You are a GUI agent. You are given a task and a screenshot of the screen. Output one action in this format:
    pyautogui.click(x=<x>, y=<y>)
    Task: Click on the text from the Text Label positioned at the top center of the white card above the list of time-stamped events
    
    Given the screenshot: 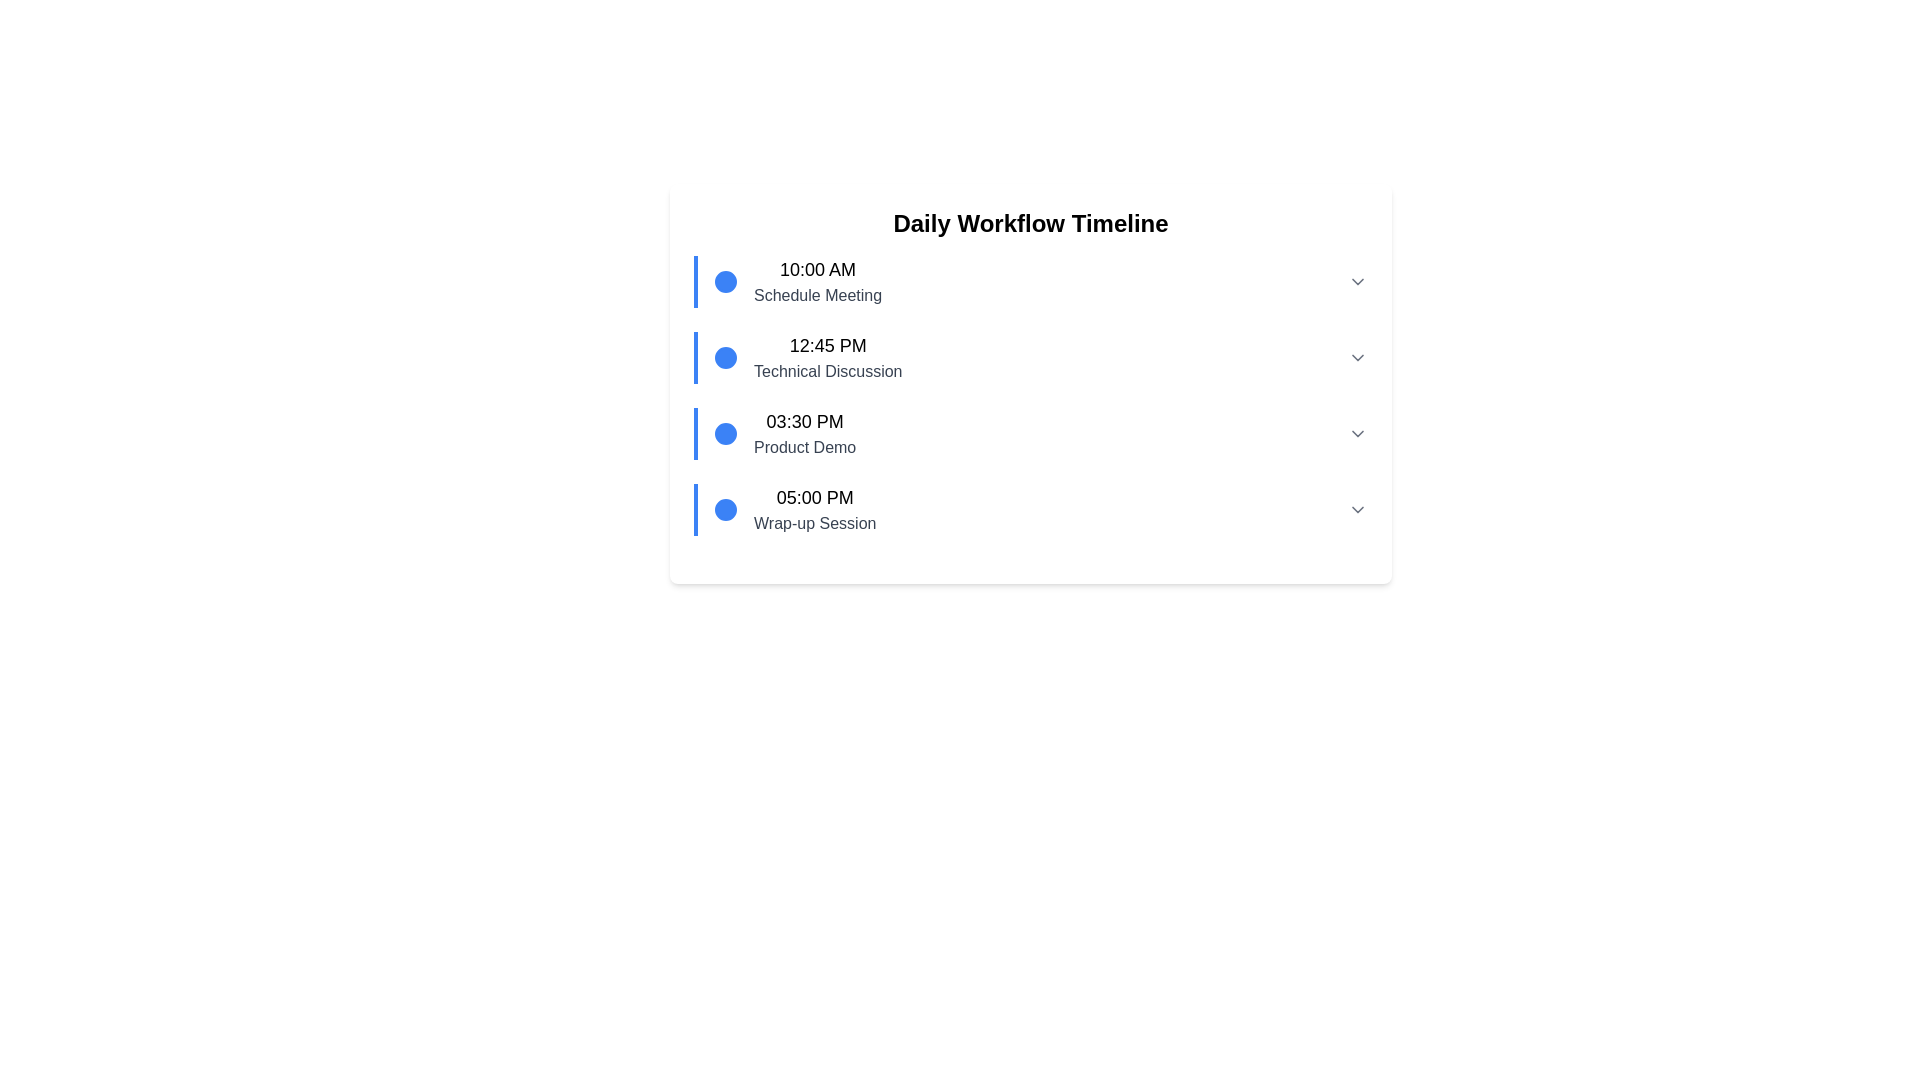 What is the action you would take?
    pyautogui.click(x=1031, y=223)
    